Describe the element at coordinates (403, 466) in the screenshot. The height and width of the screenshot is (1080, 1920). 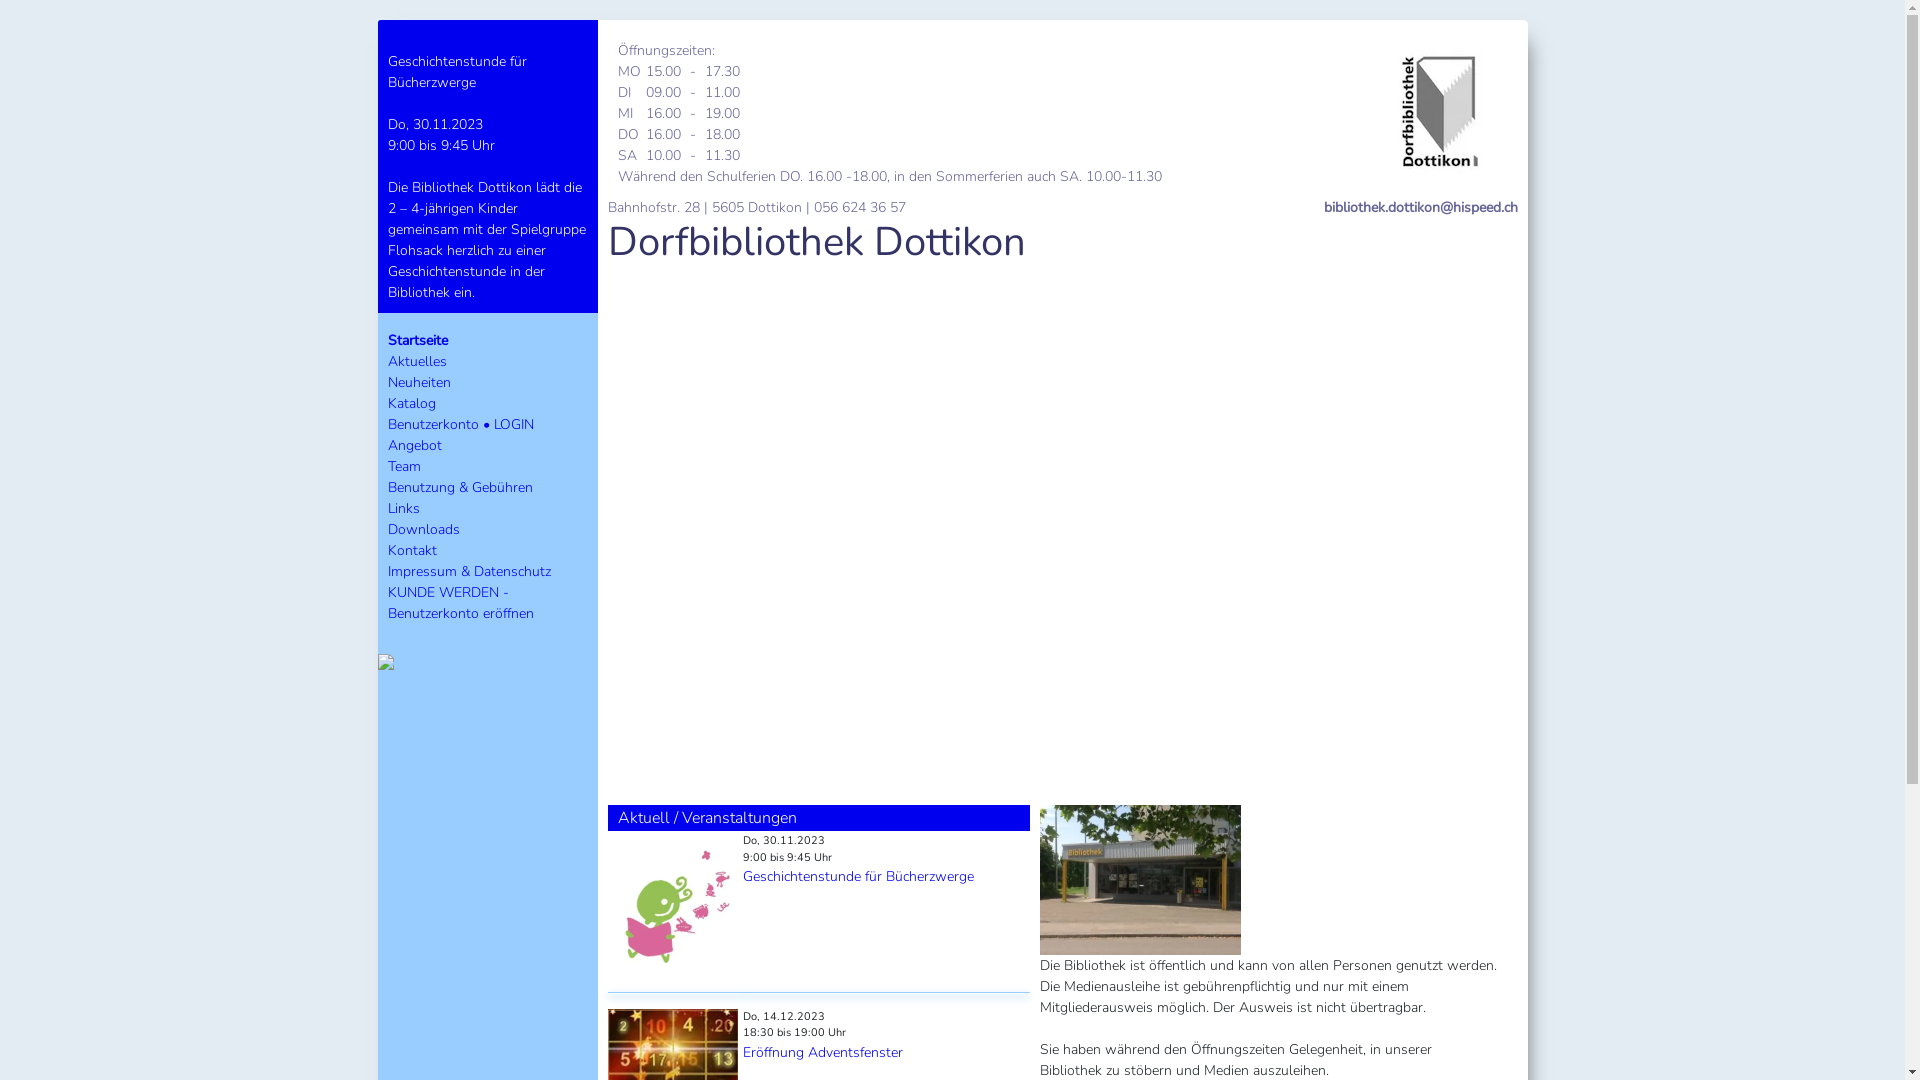
I see `'Team'` at that location.